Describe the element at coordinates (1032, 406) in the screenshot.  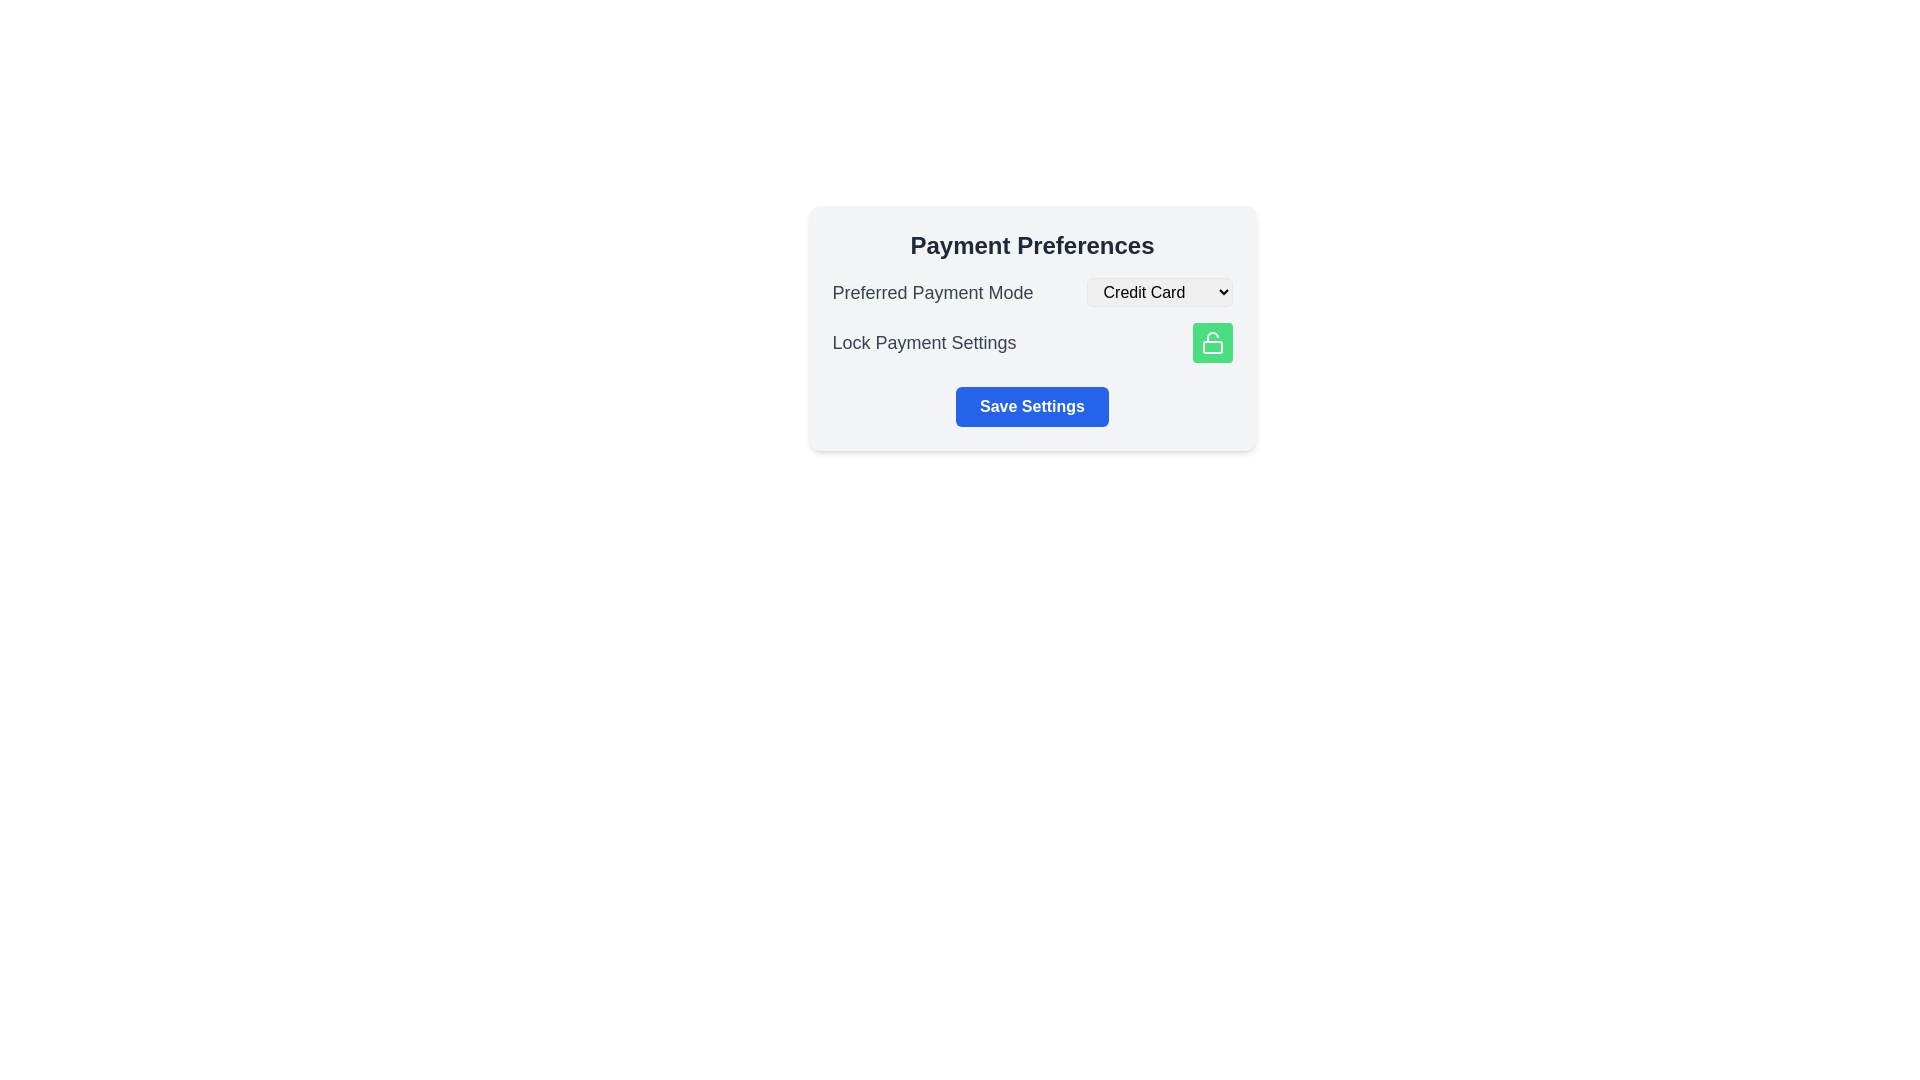
I see `the 'Save Settings' button with a blue background and white text, located at the bottom of the 'Payment Preferences' card` at that location.